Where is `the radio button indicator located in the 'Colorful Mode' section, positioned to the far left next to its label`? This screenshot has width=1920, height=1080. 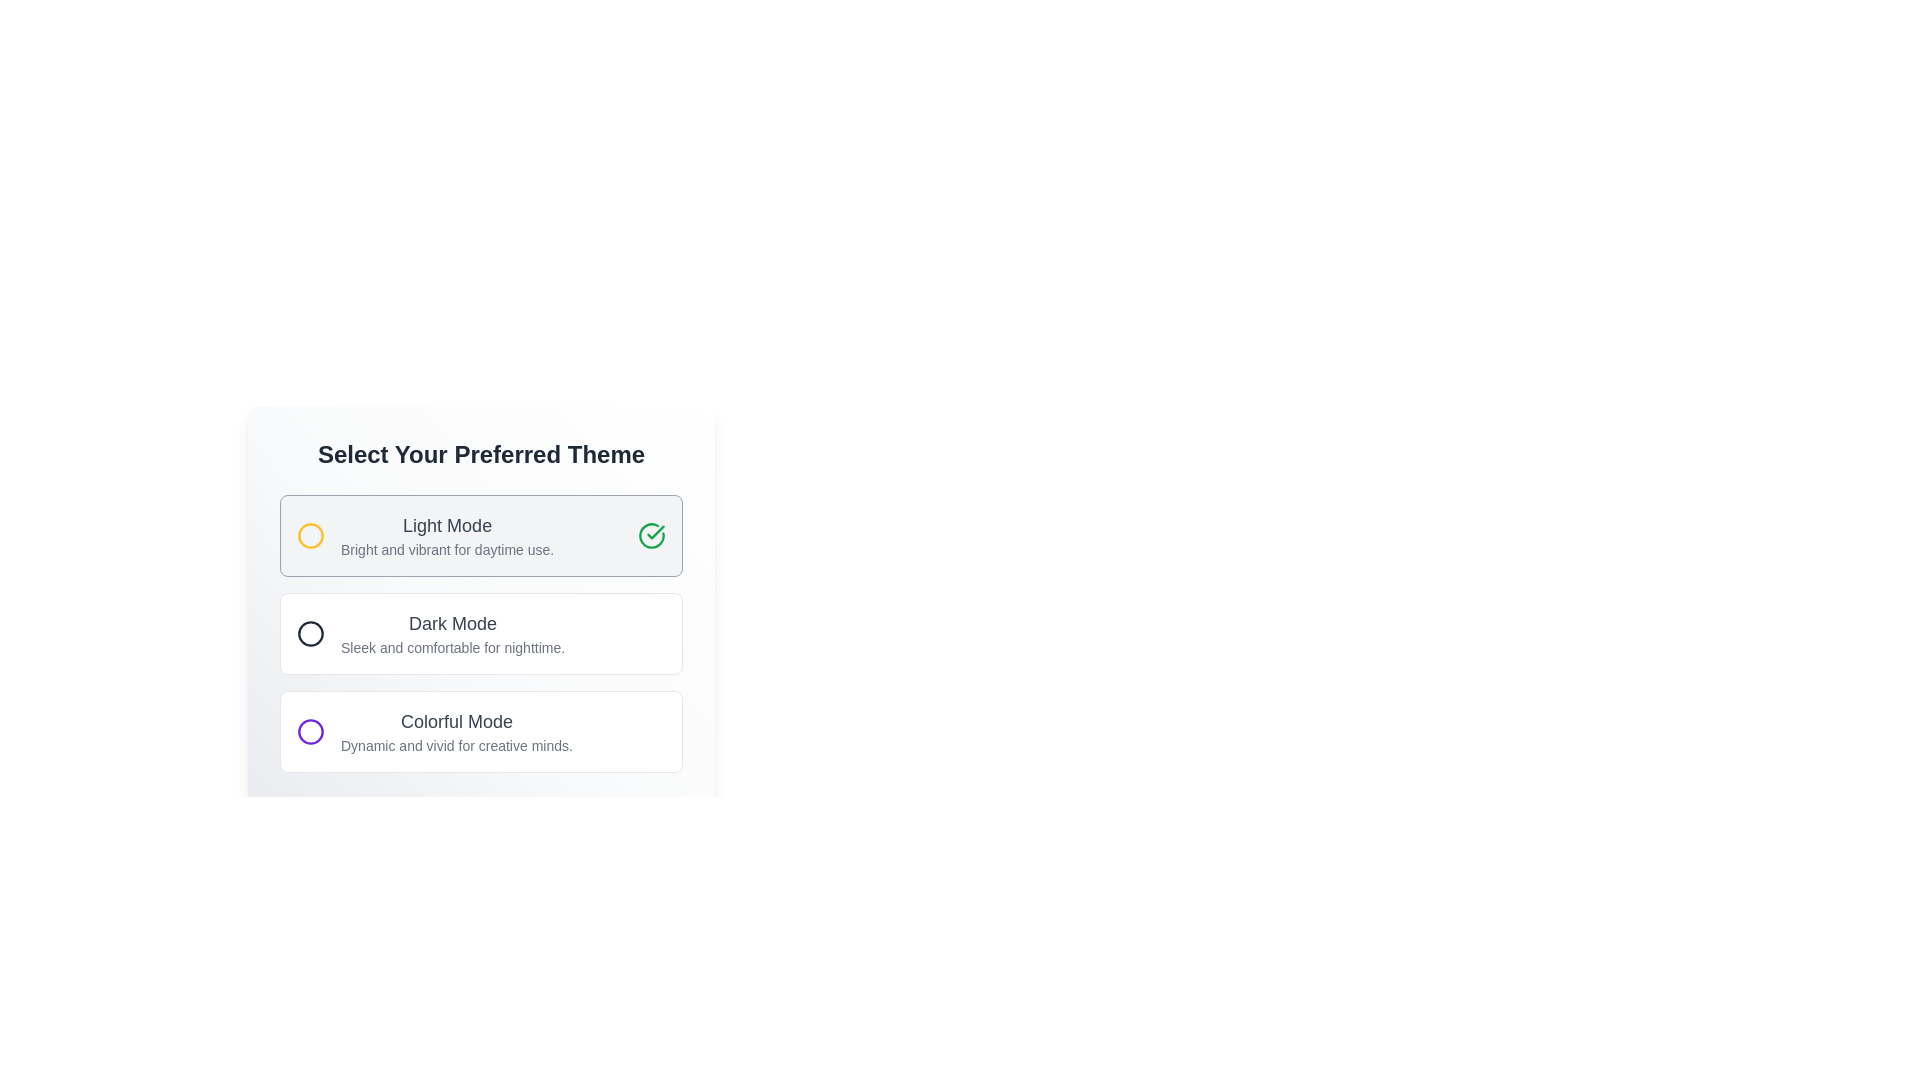 the radio button indicator located in the 'Colorful Mode' section, positioned to the far left next to its label is located at coordinates (310, 732).